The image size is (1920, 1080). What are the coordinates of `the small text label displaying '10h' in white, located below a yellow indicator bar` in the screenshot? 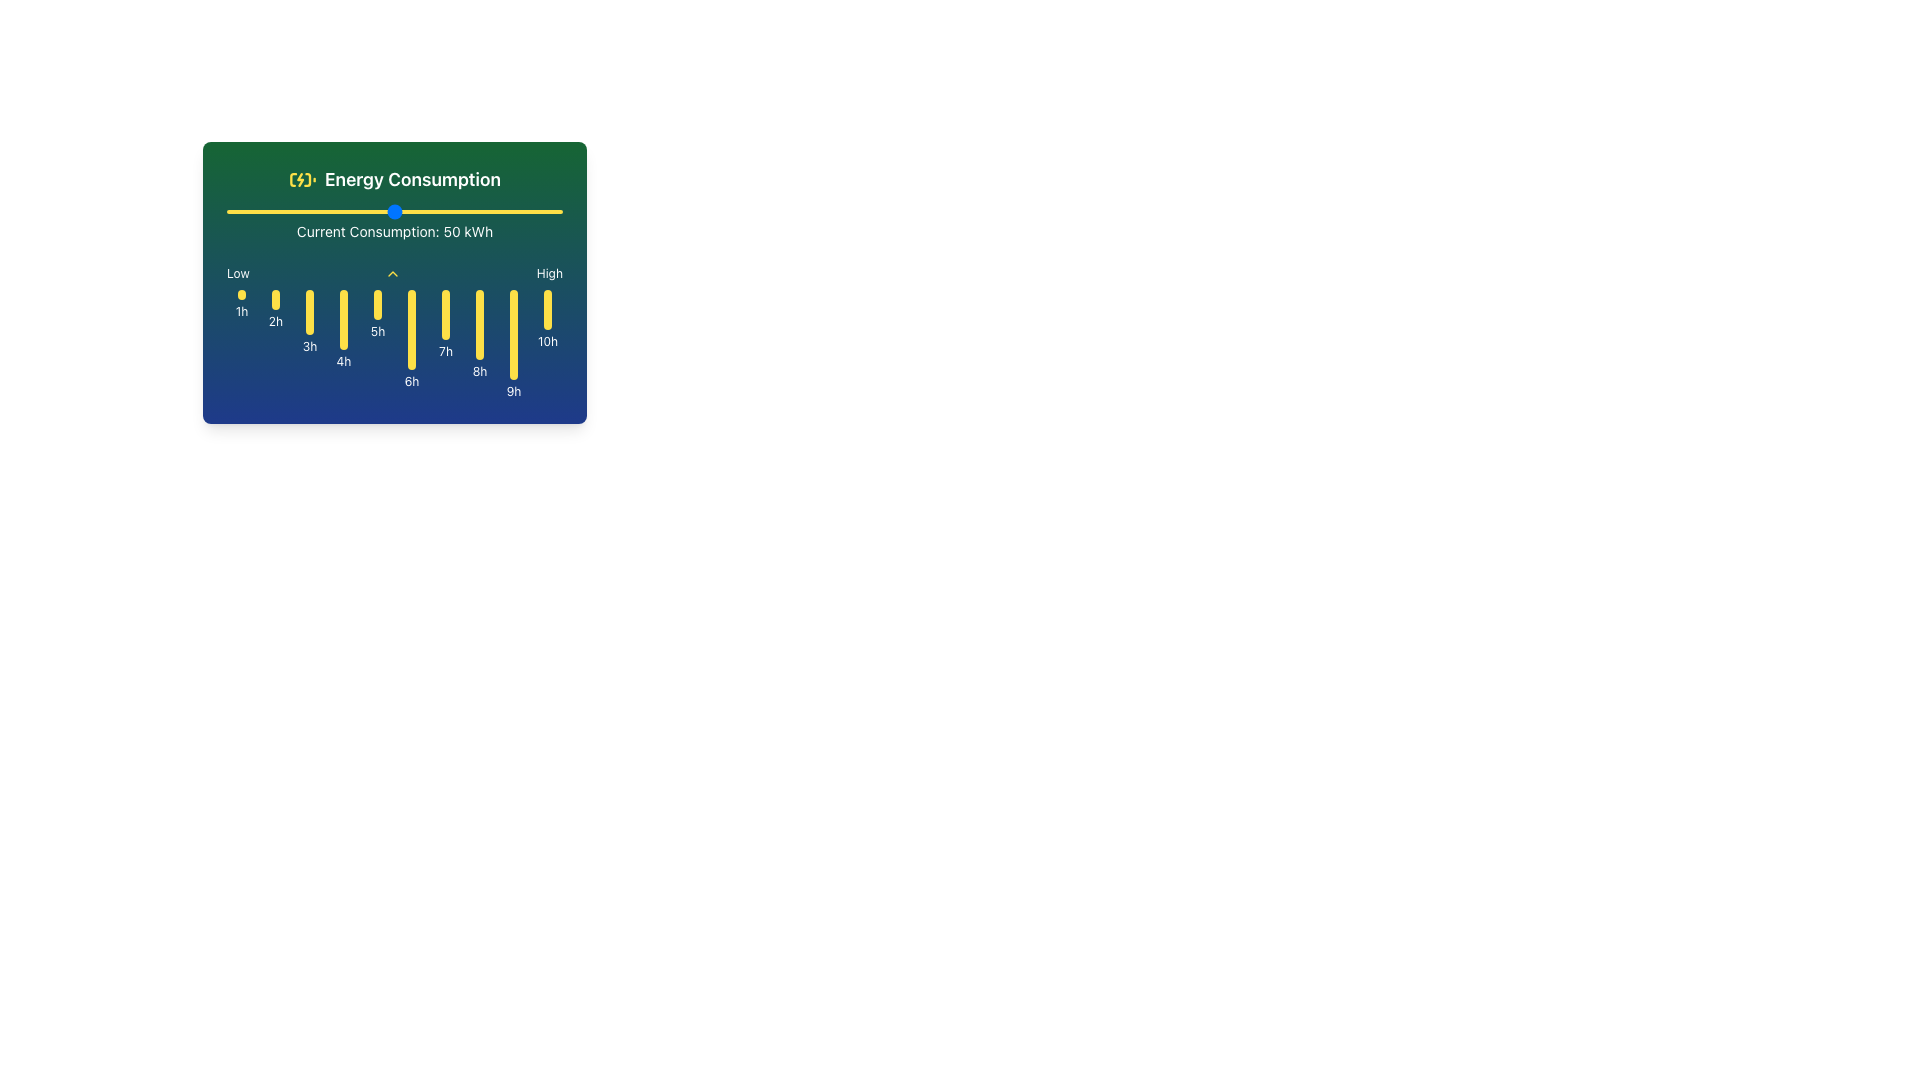 It's located at (547, 341).